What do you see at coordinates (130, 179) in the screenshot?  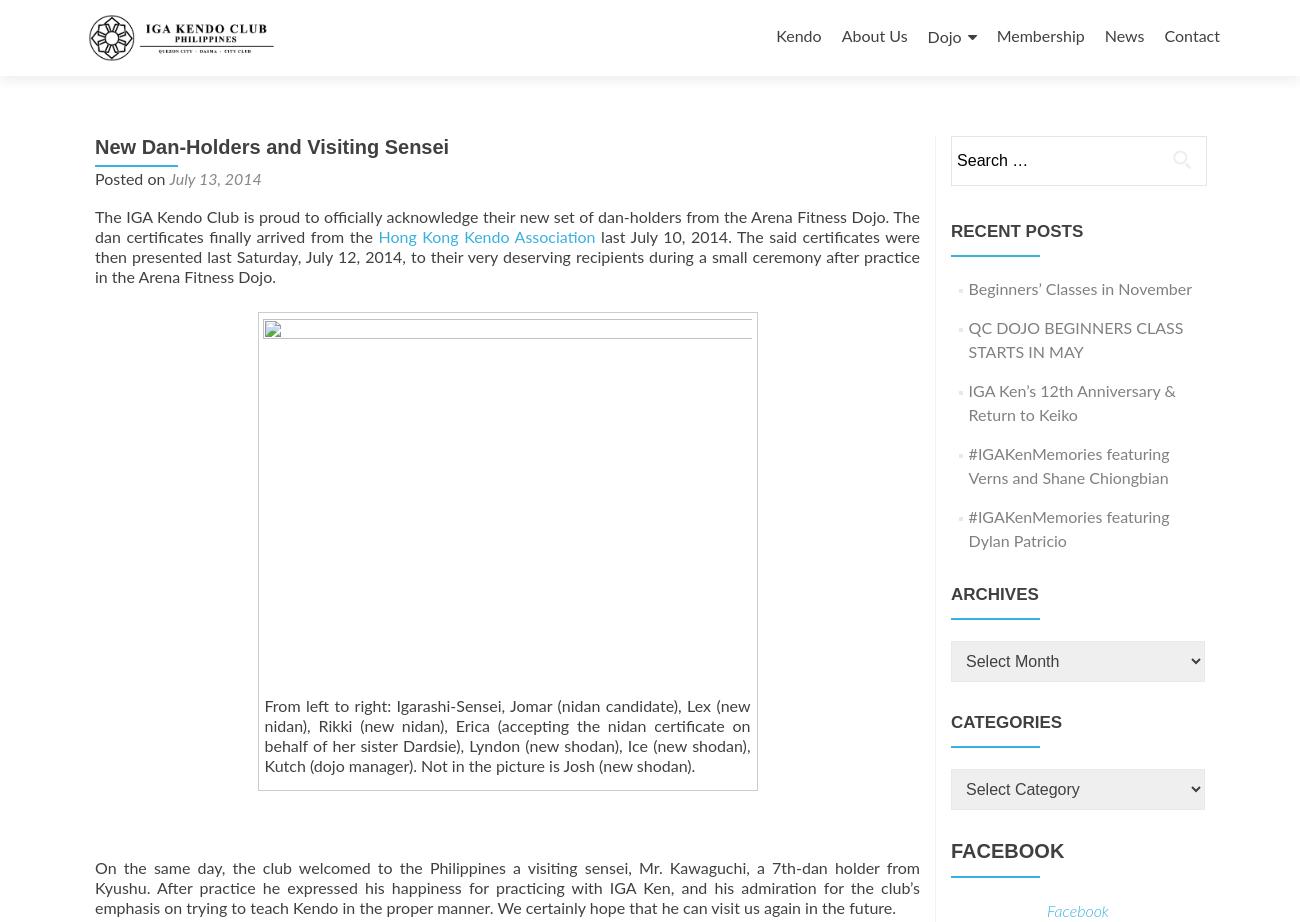 I see `'Posted on'` at bounding box center [130, 179].